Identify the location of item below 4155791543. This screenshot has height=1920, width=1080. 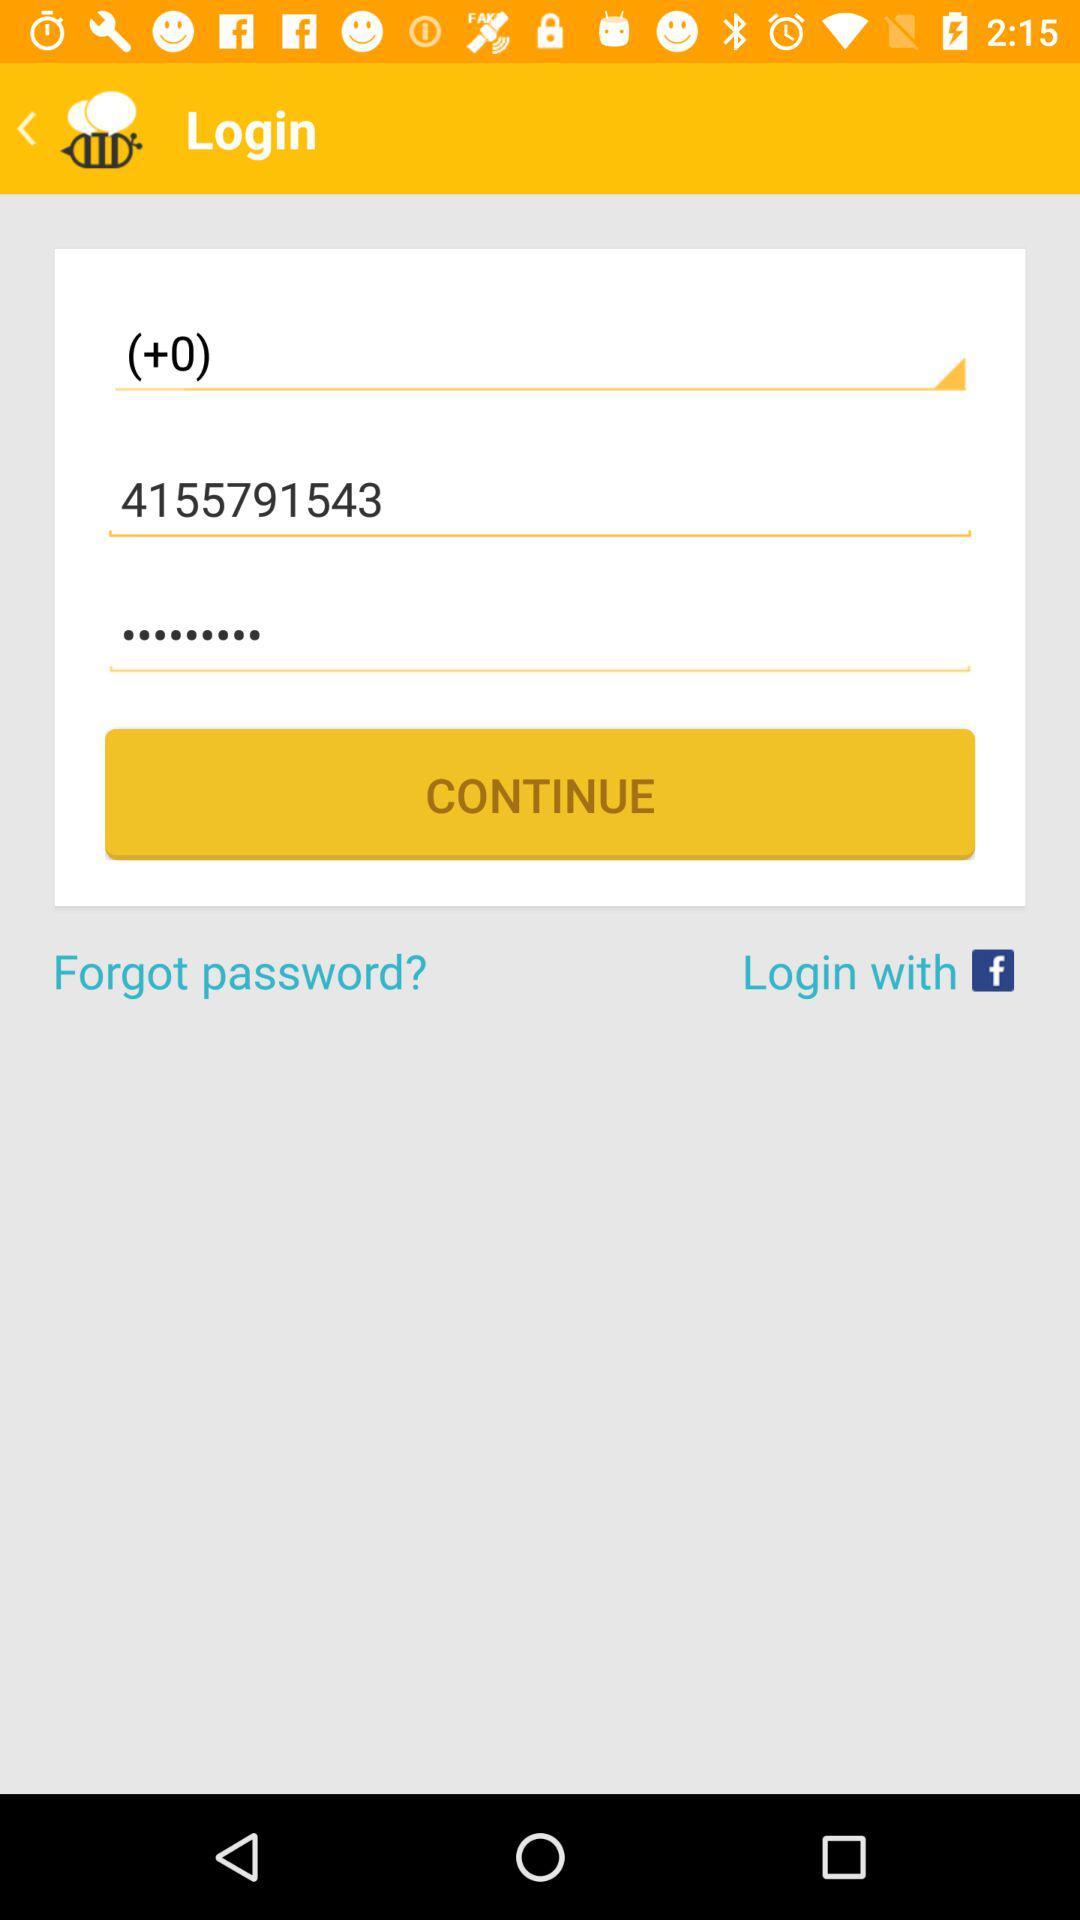
(540, 633).